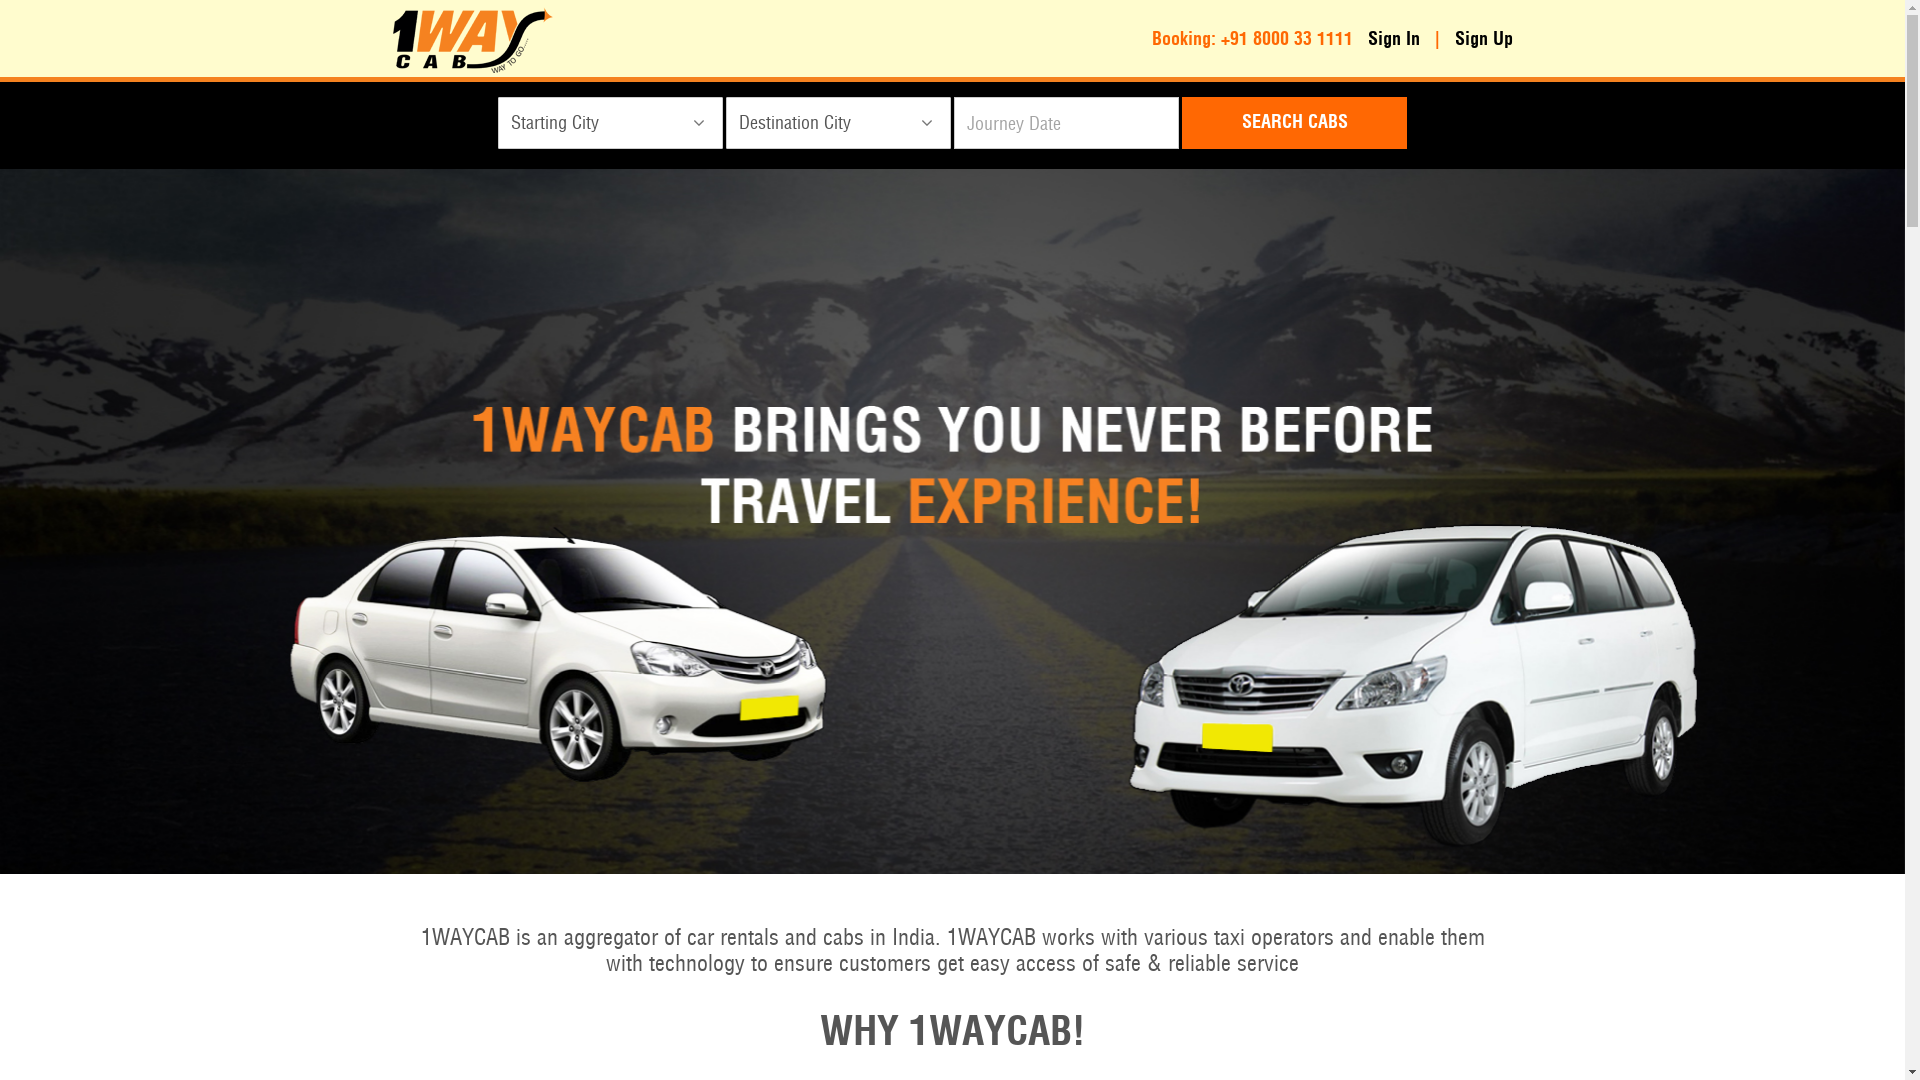 This screenshot has height=1080, width=1920. I want to click on 'SEARCH CABS', so click(1294, 123).